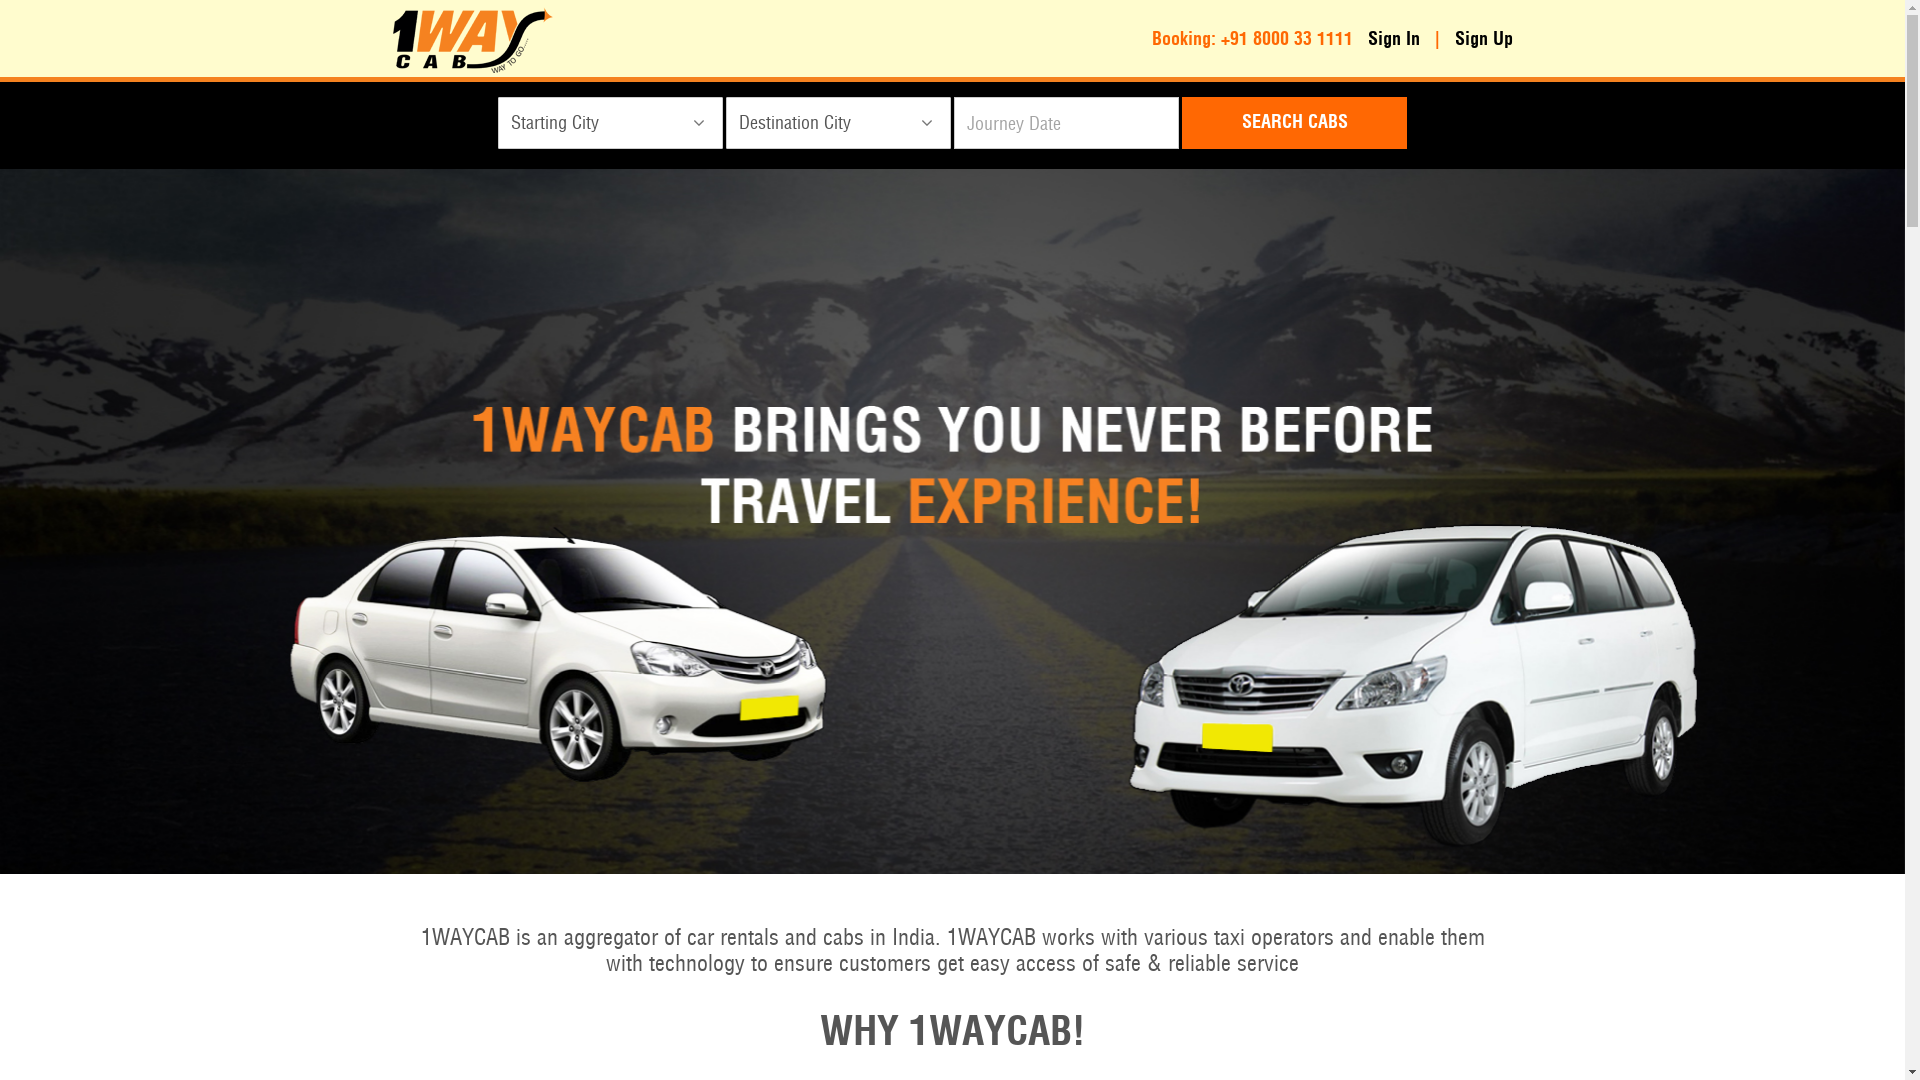 This screenshot has height=1080, width=1920. I want to click on 'SEARCH CABS', so click(1294, 123).